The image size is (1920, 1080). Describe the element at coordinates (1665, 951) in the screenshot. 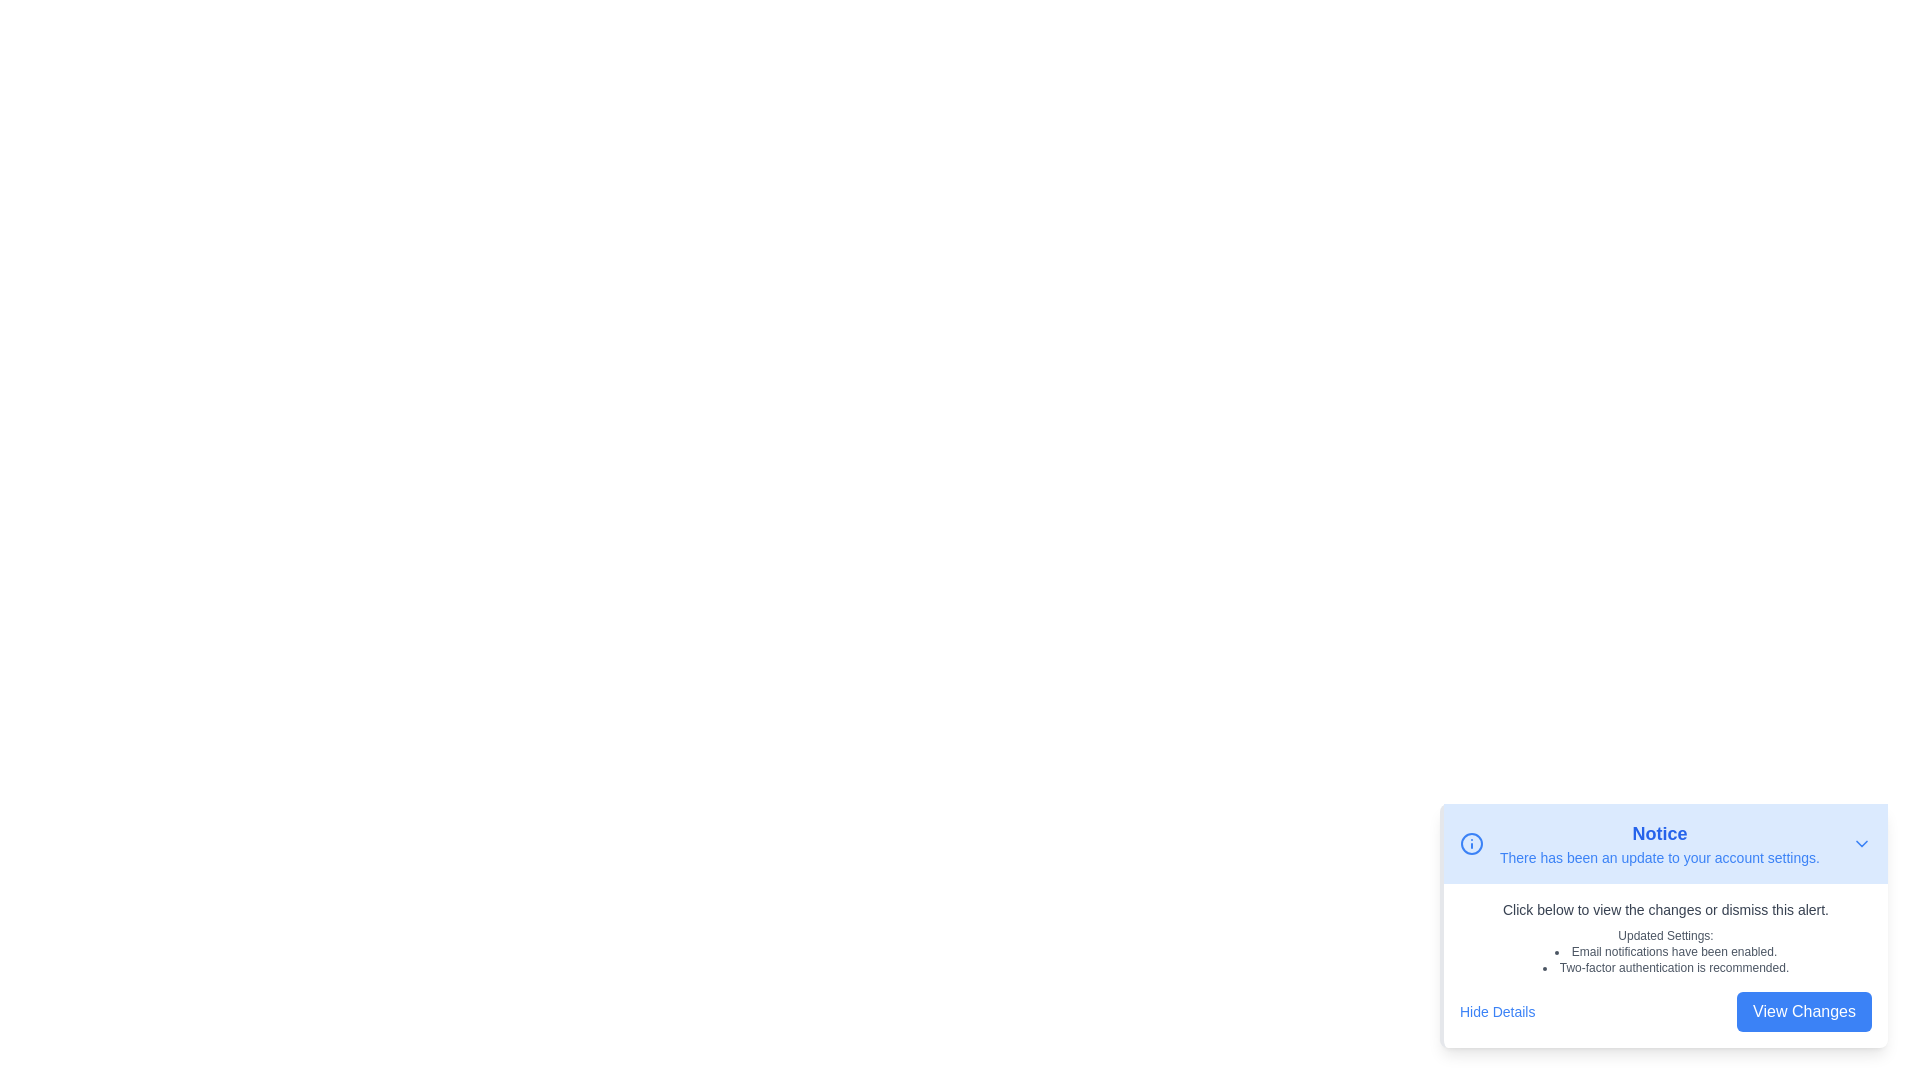

I see `the Text block that informs users about updates to their account settings, located below the alert text and above the 'Hide Details' and 'View Changes' buttons` at that location.